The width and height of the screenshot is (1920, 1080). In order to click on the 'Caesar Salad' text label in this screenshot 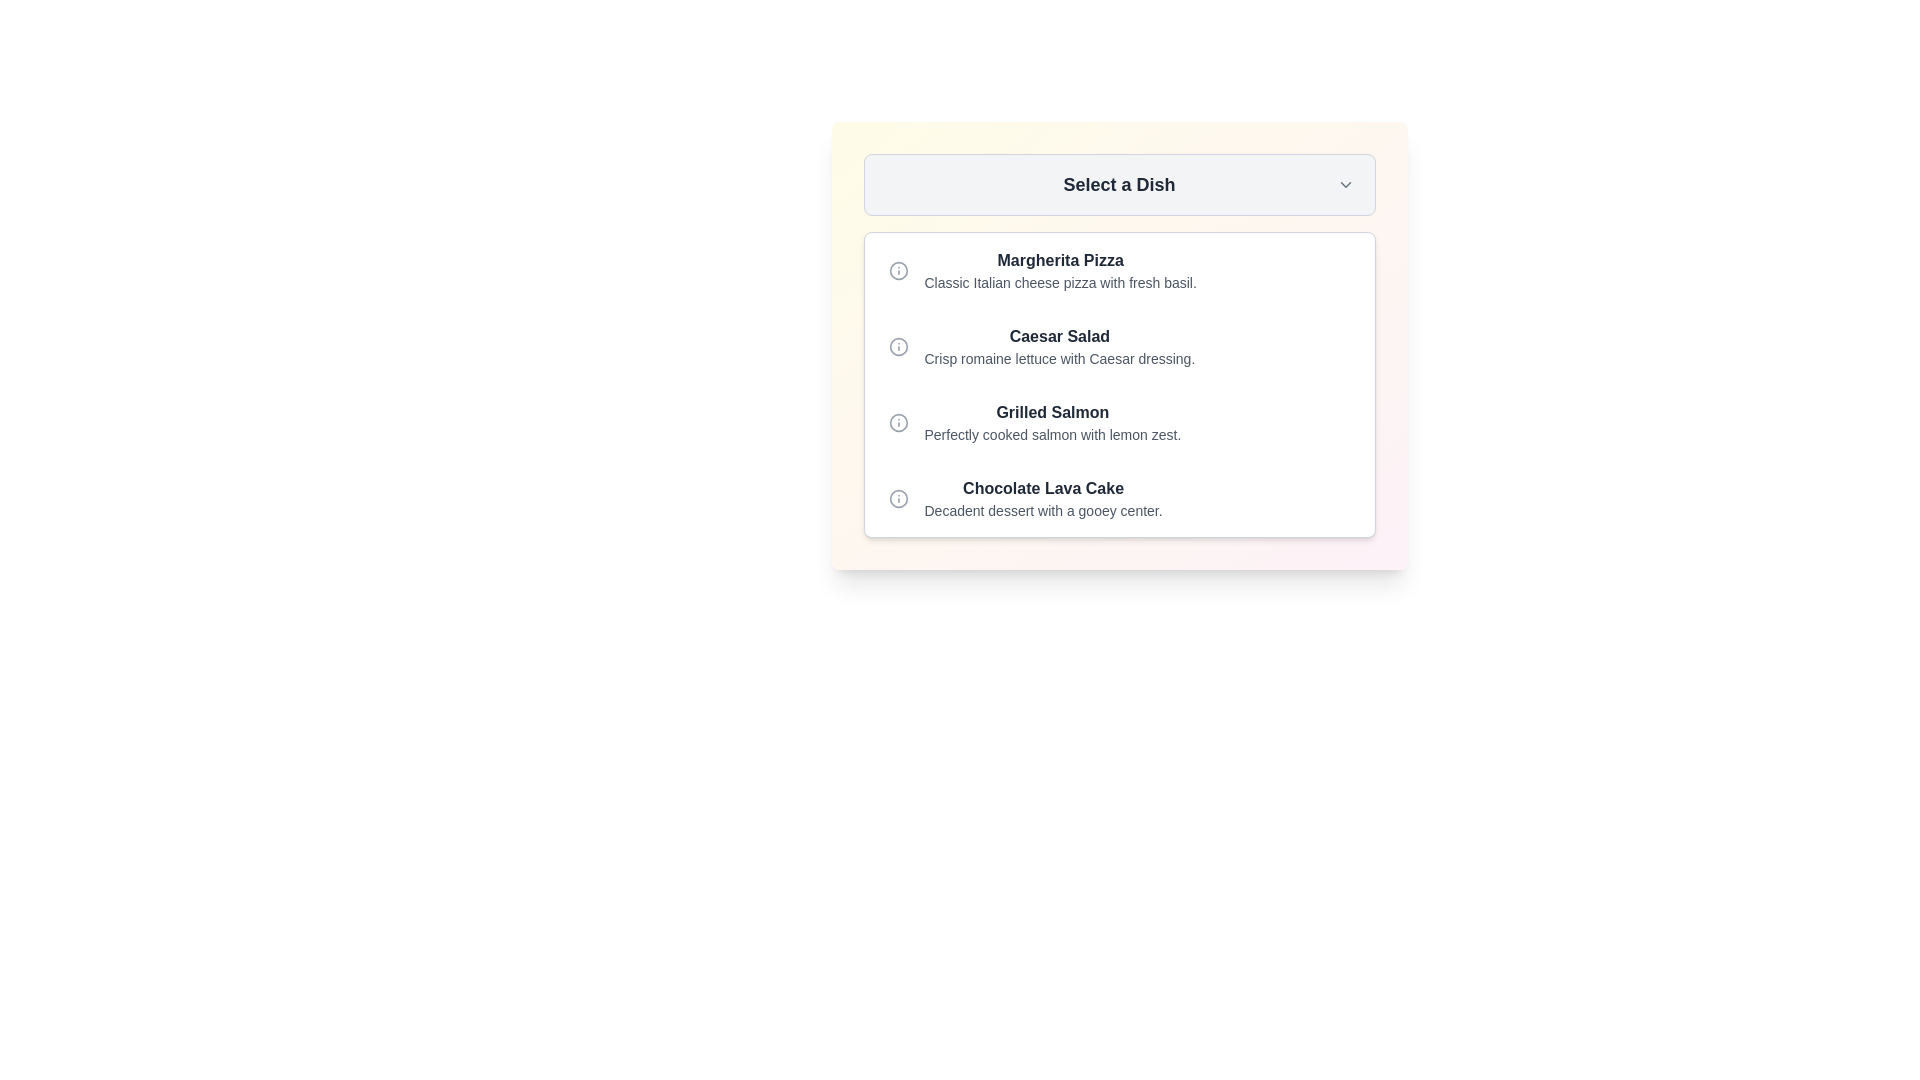, I will do `click(1058, 346)`.